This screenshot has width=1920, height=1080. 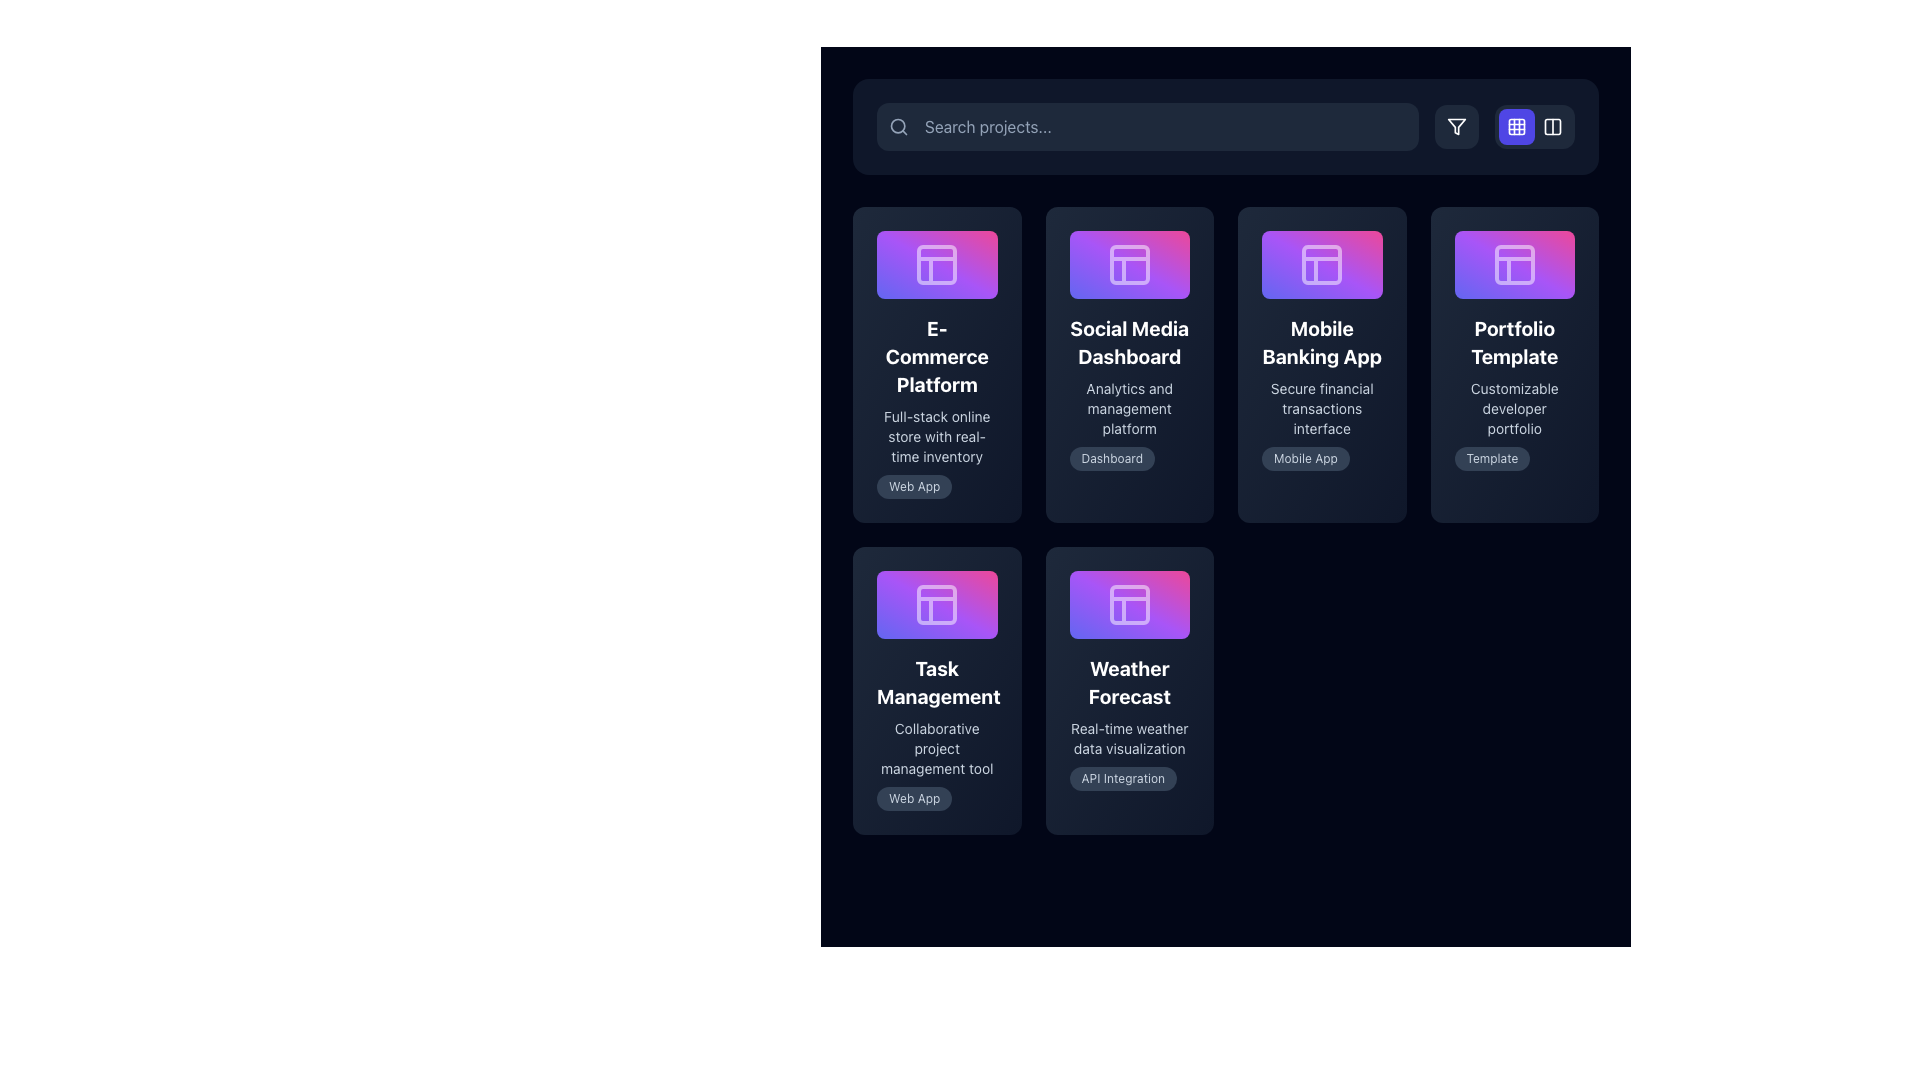 What do you see at coordinates (936, 263) in the screenshot?
I see `the small rectangular graphical icon component with rounded corners located at the center of the header section of the 'E-Commerce Platform' card in the top-left quadrant` at bounding box center [936, 263].